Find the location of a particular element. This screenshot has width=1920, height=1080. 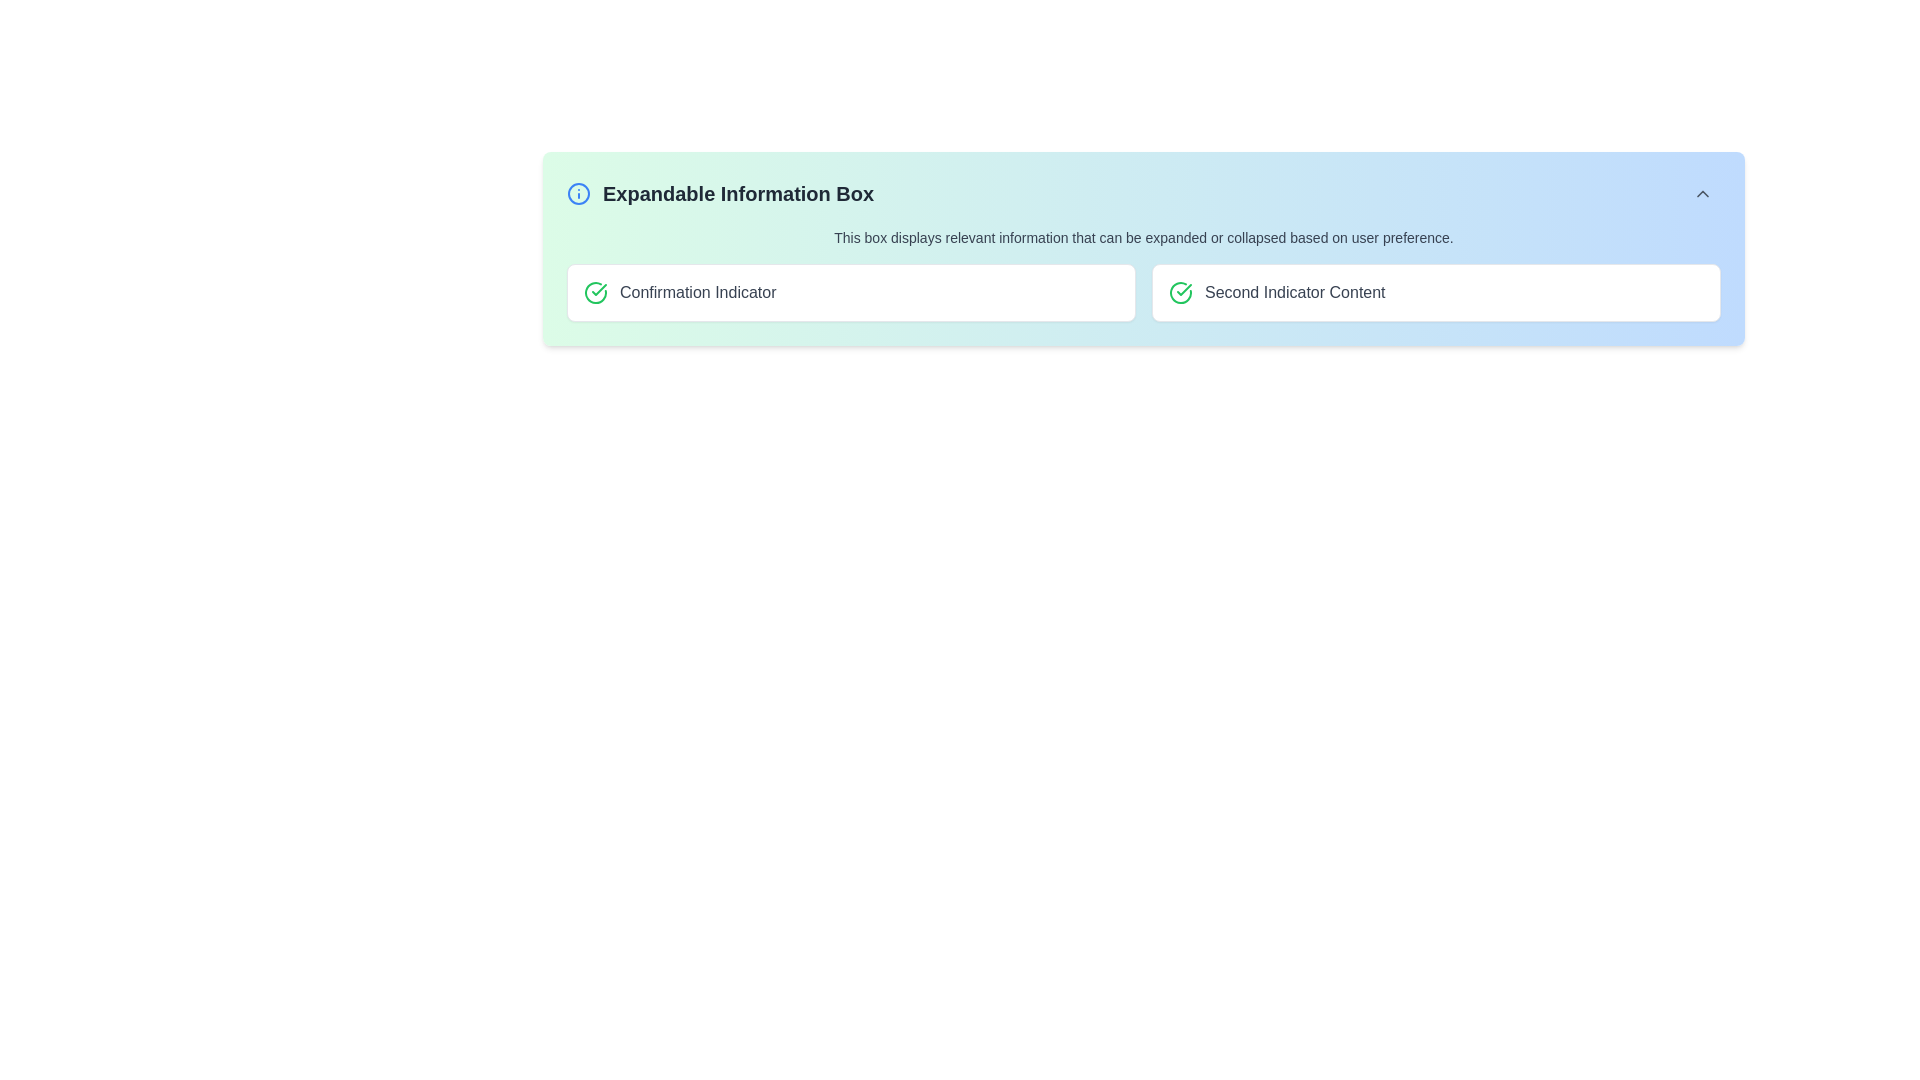

the toggle Button containing an icon located at the top-right corner of the 'Expandable Information Box' to change its background color is located at coordinates (1702, 193).